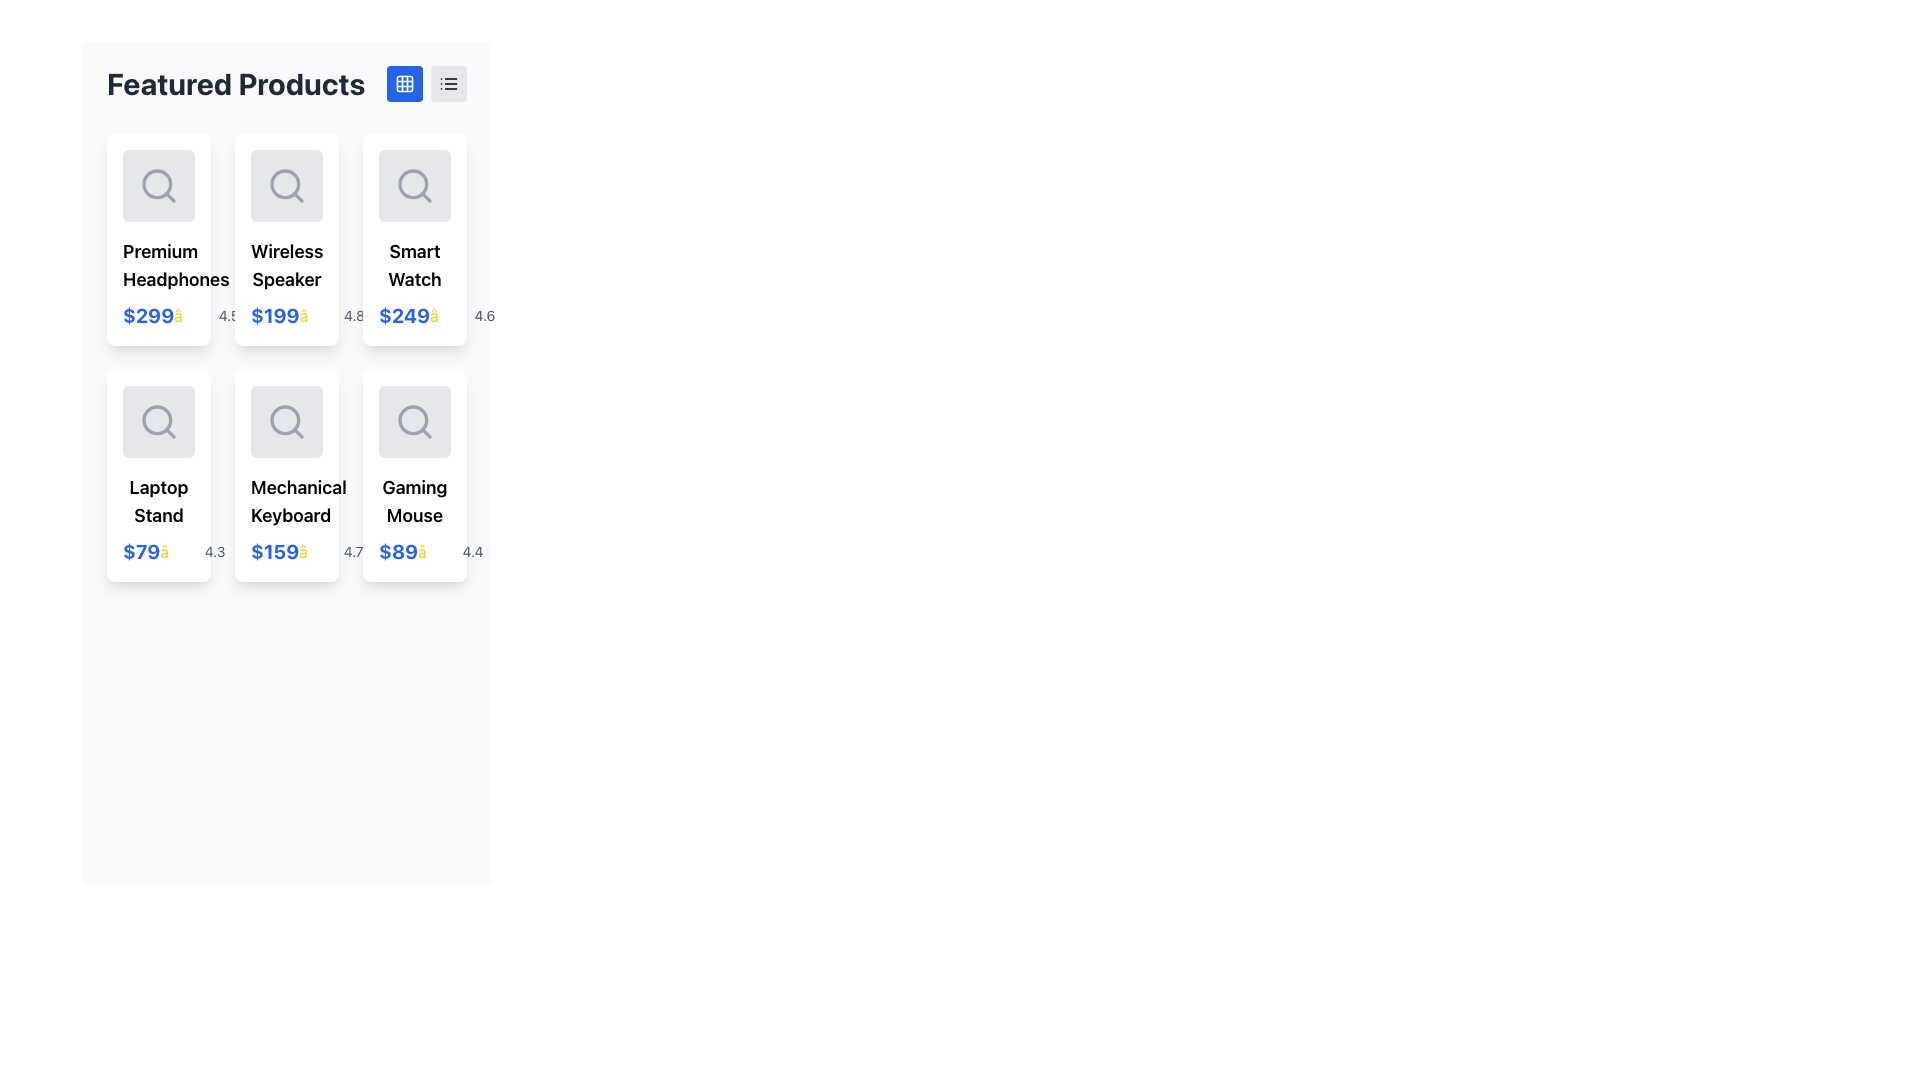 Image resolution: width=1920 pixels, height=1080 pixels. I want to click on the search or zoom icon located on the product card labeled 'Gaming Mouse', positioned in the lower-right portion of the grid layout, directly above the price and rating text, so click(413, 420).